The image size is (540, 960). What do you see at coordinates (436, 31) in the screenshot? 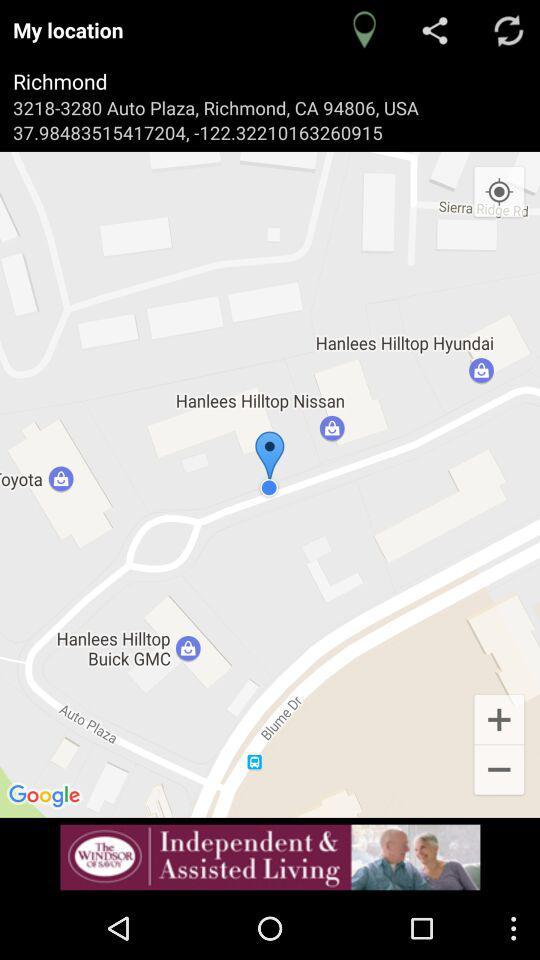
I see `the share icon` at bounding box center [436, 31].